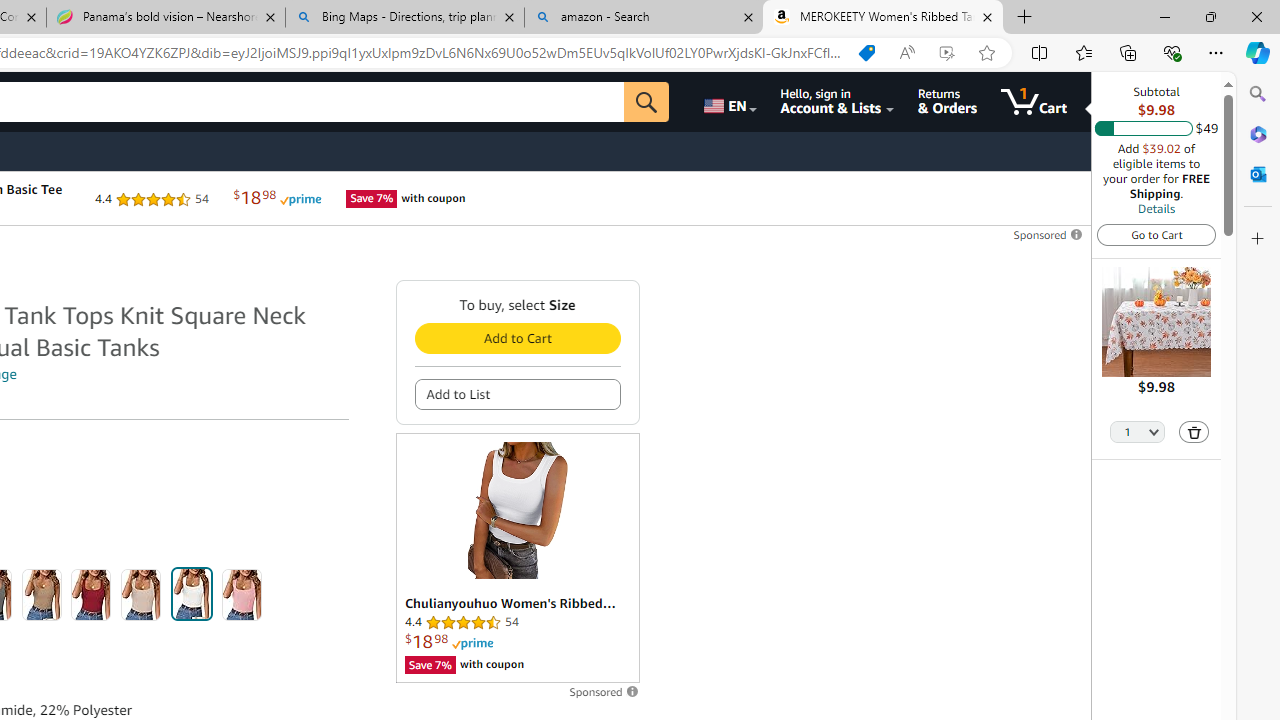 Image resolution: width=1280 pixels, height=720 pixels. What do you see at coordinates (90, 594) in the screenshot?
I see `'Red'` at bounding box center [90, 594].